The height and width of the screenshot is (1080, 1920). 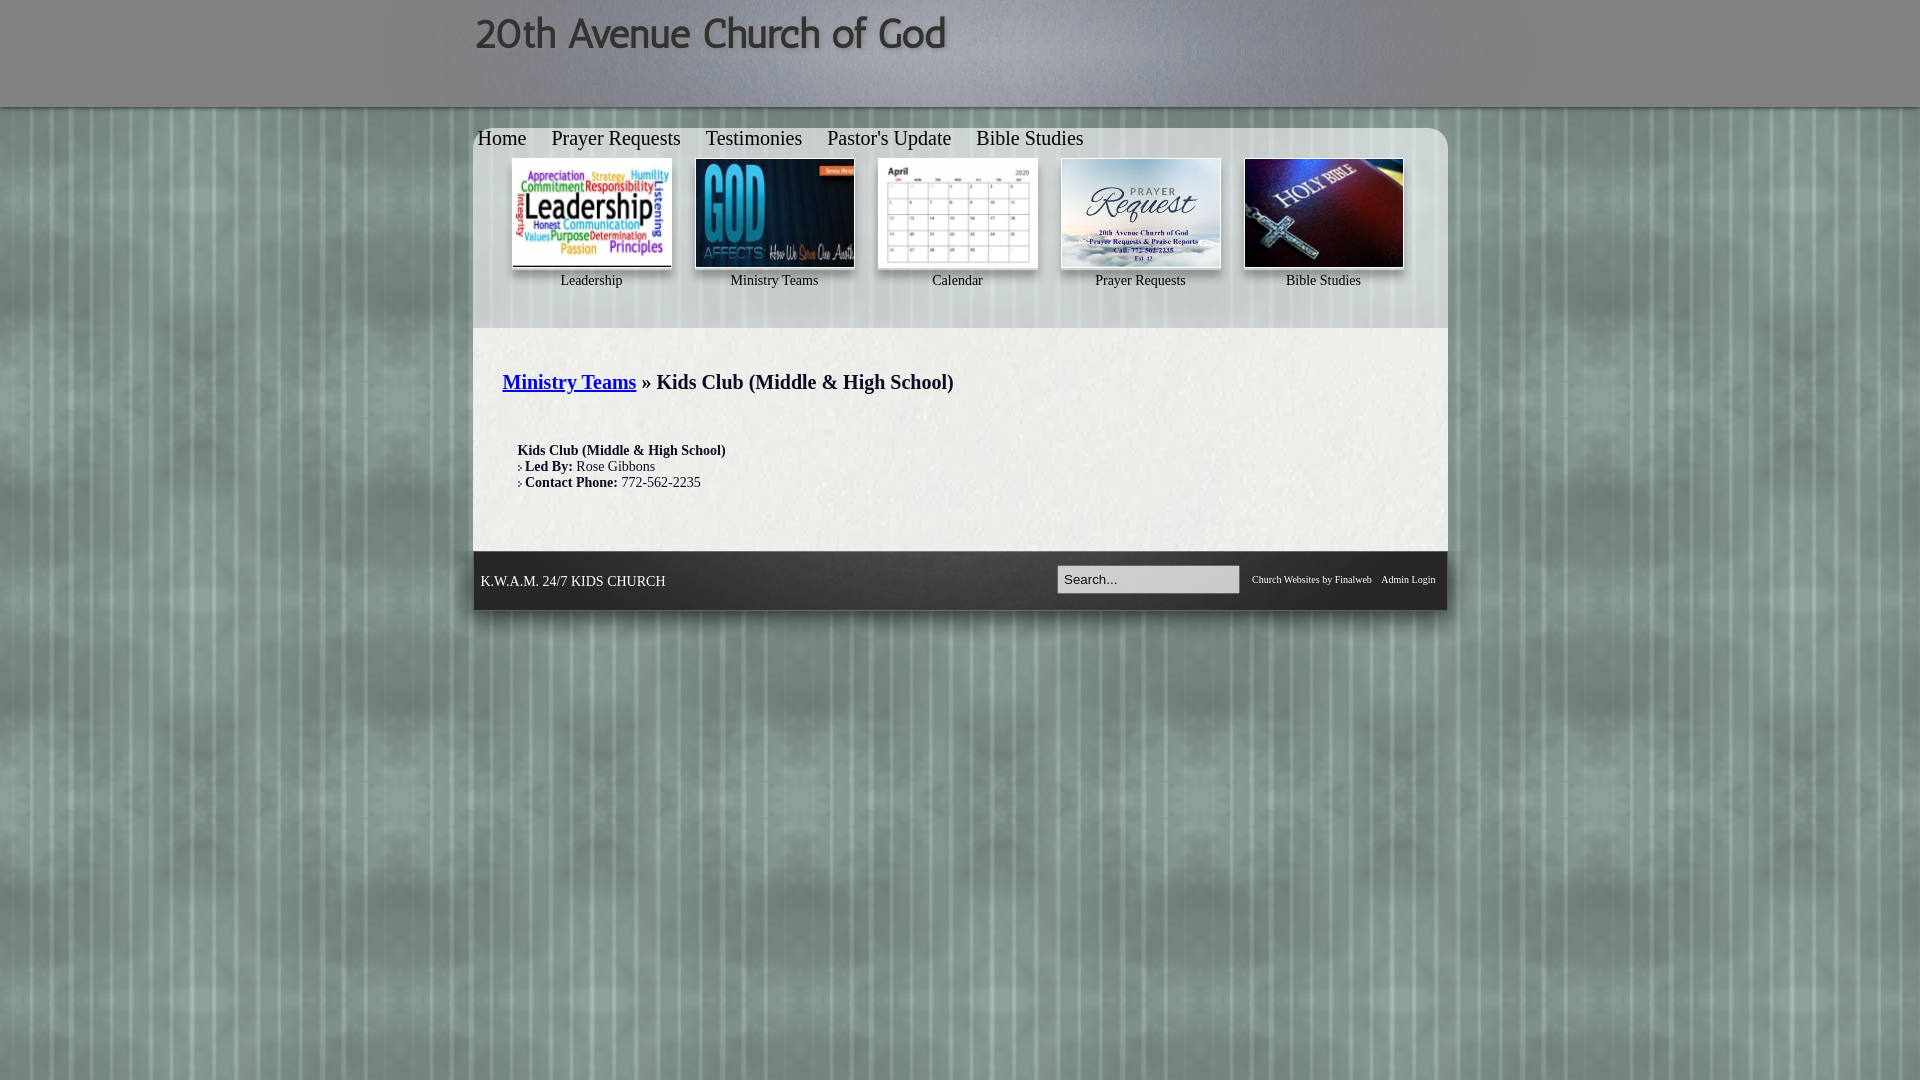 I want to click on 'Church Websites by Finalweb', so click(x=1251, y=579).